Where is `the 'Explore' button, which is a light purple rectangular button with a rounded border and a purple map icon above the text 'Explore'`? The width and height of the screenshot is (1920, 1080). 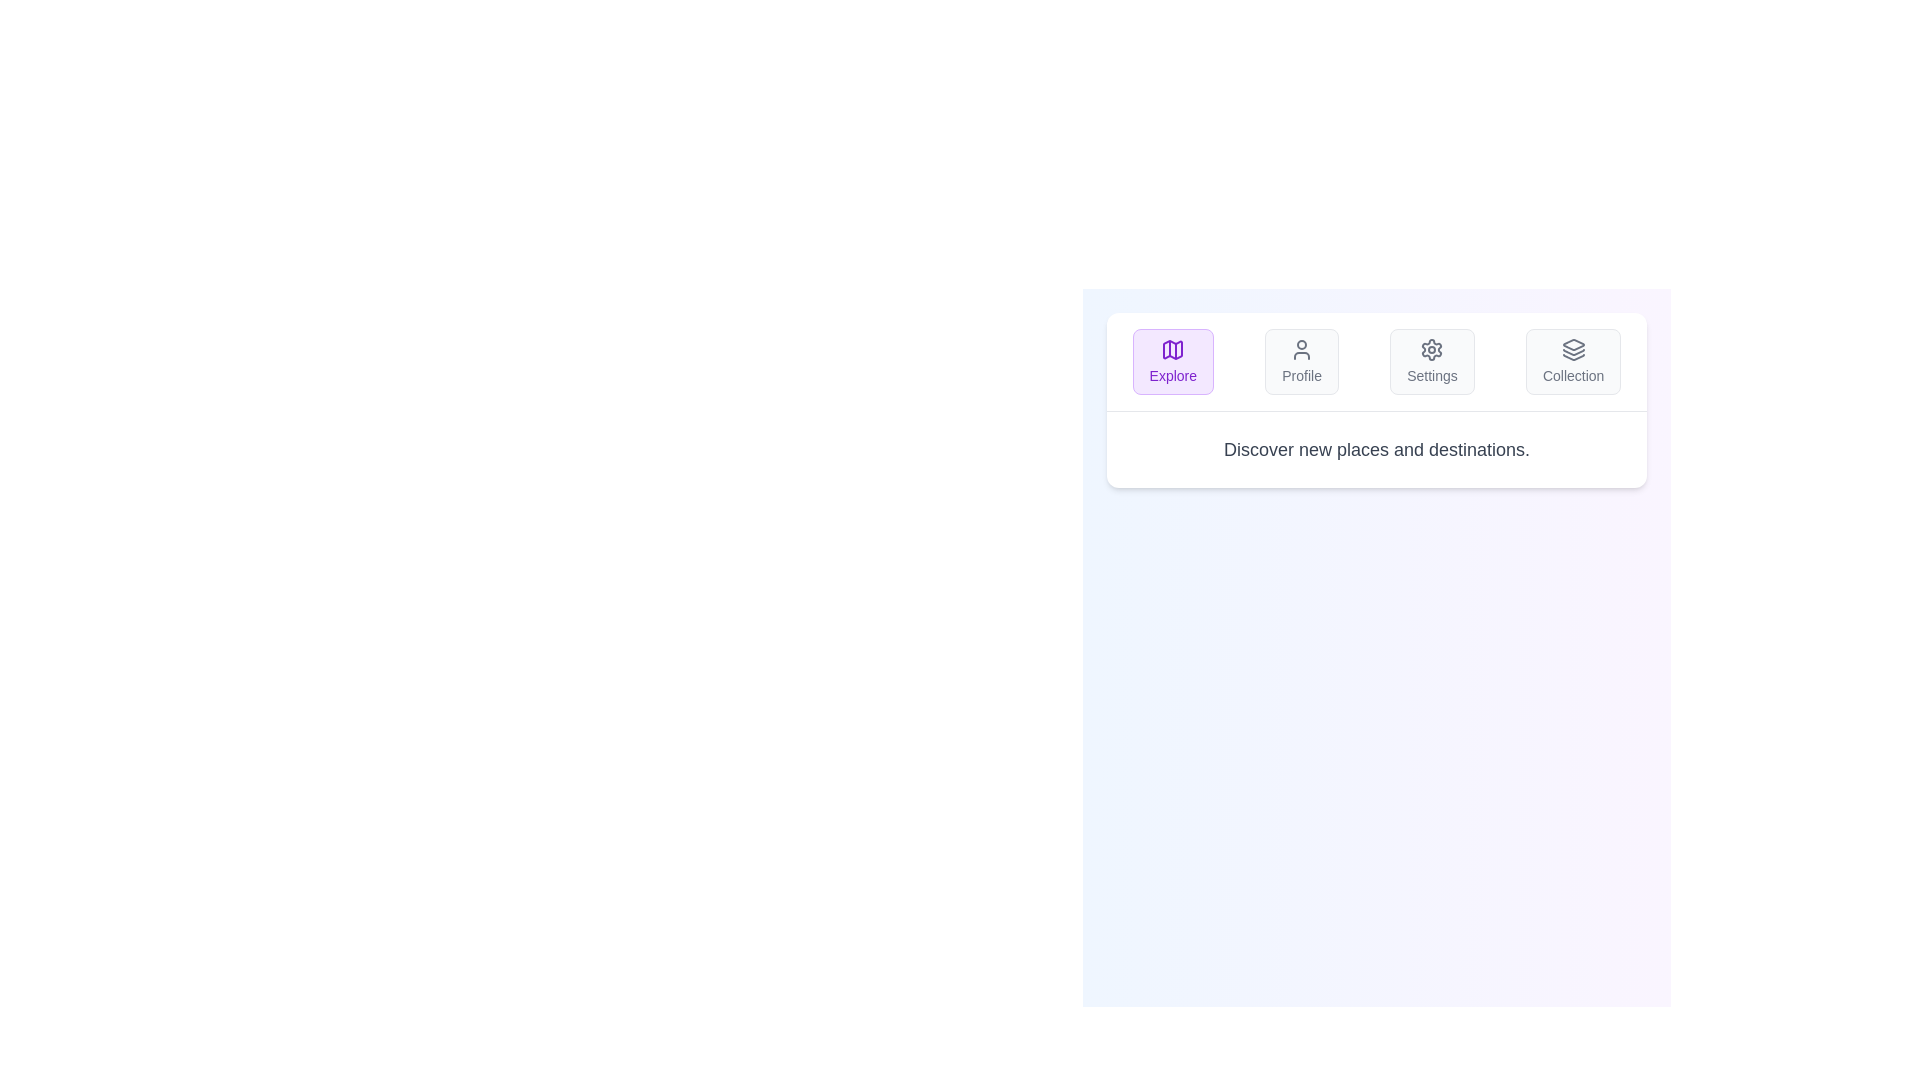 the 'Explore' button, which is a light purple rectangular button with a rounded border and a purple map icon above the text 'Explore' is located at coordinates (1173, 362).